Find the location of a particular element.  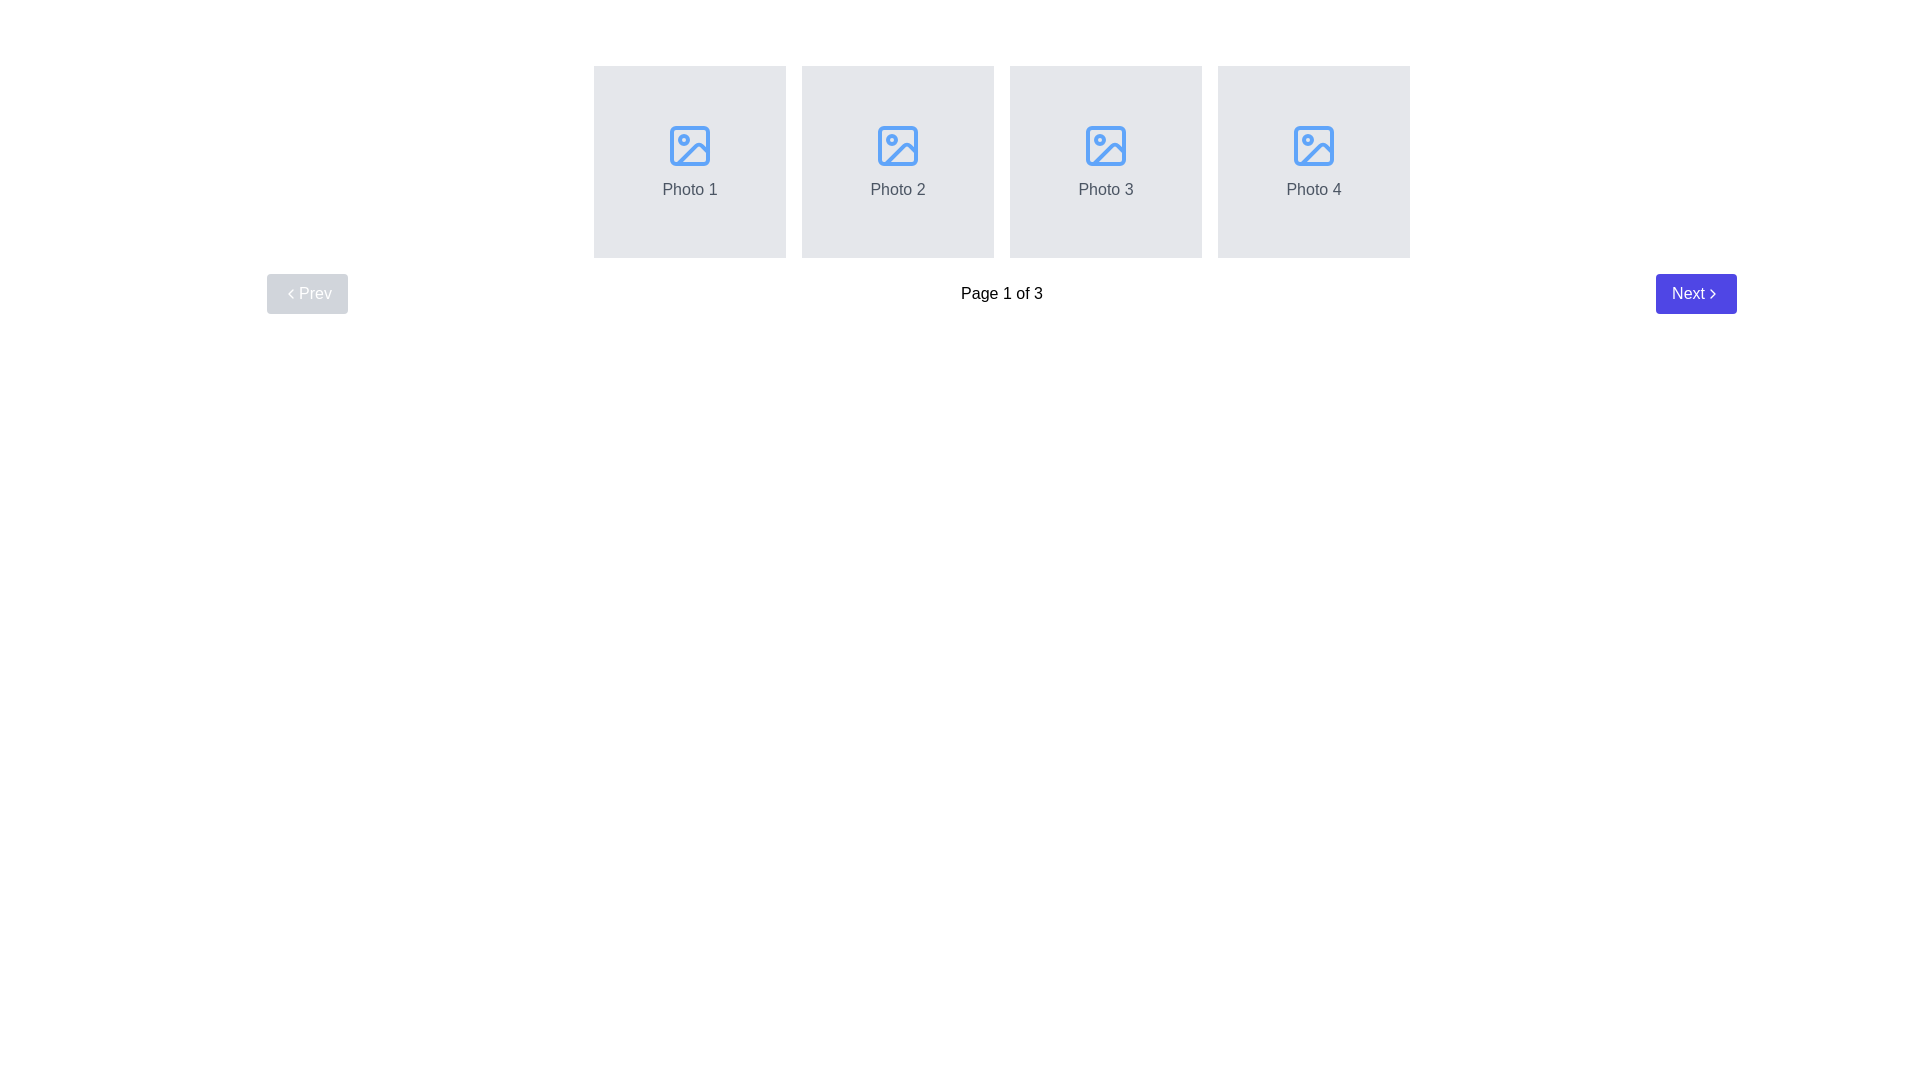

the SVG rectangle shape component that is part of the 'Photo 2' icon, located in the middle-right region of the interface is located at coordinates (896, 145).